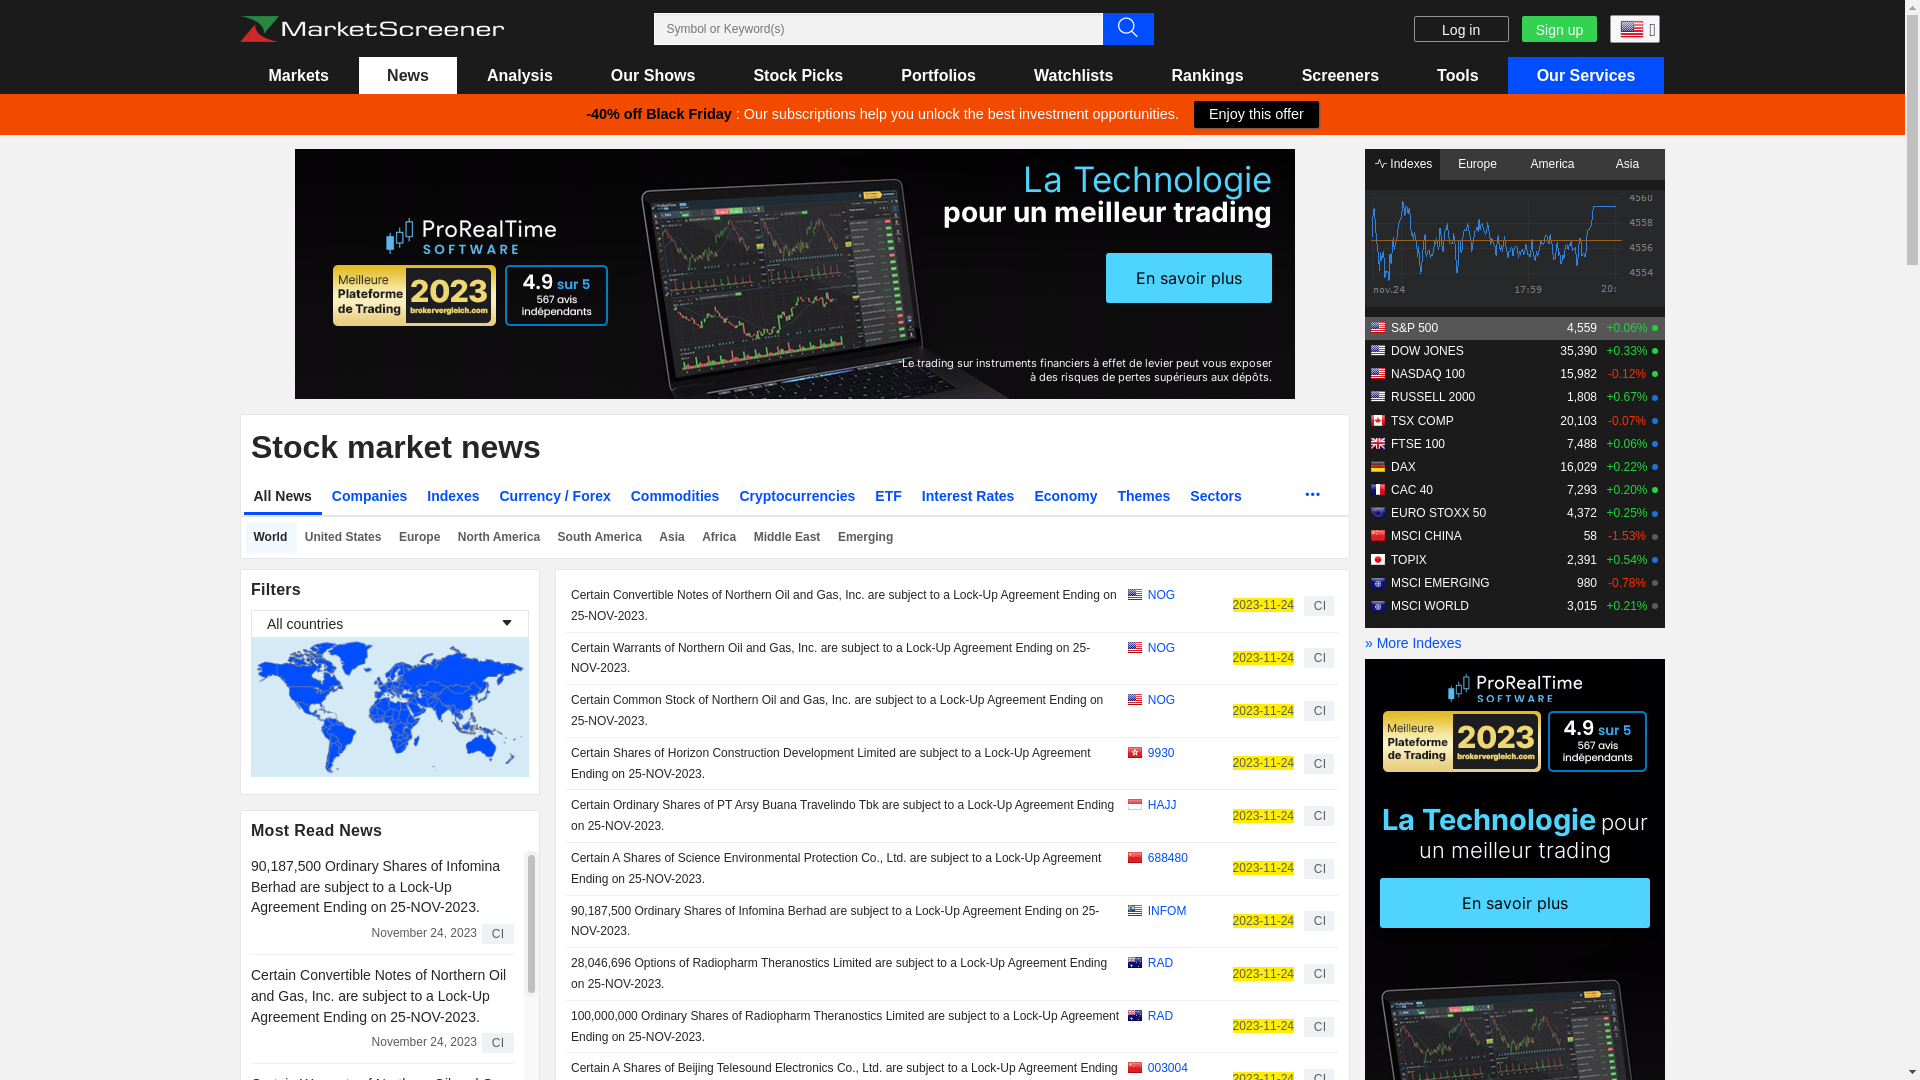 The image size is (1920, 1080). I want to click on 'Cryptocurrencies', so click(795, 495).